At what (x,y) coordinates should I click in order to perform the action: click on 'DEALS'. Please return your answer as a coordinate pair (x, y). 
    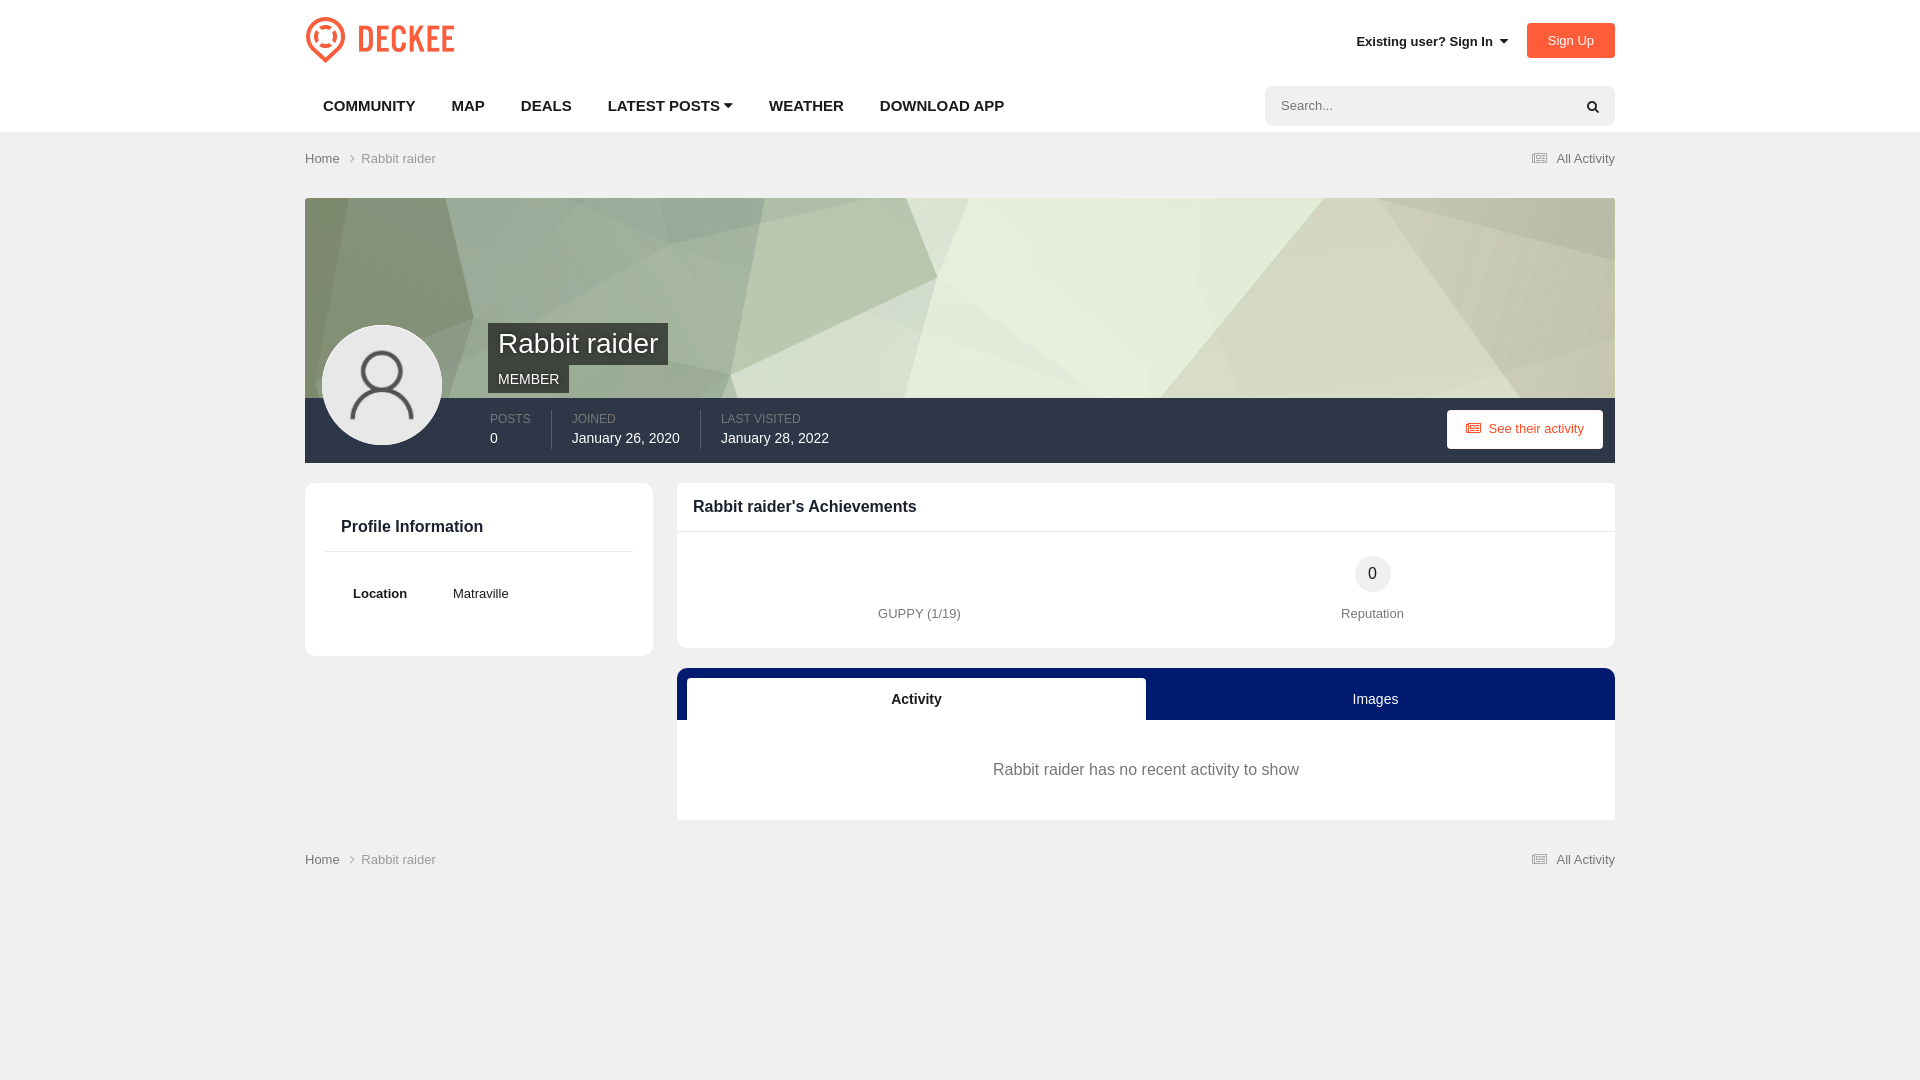
    Looking at the image, I should click on (503, 105).